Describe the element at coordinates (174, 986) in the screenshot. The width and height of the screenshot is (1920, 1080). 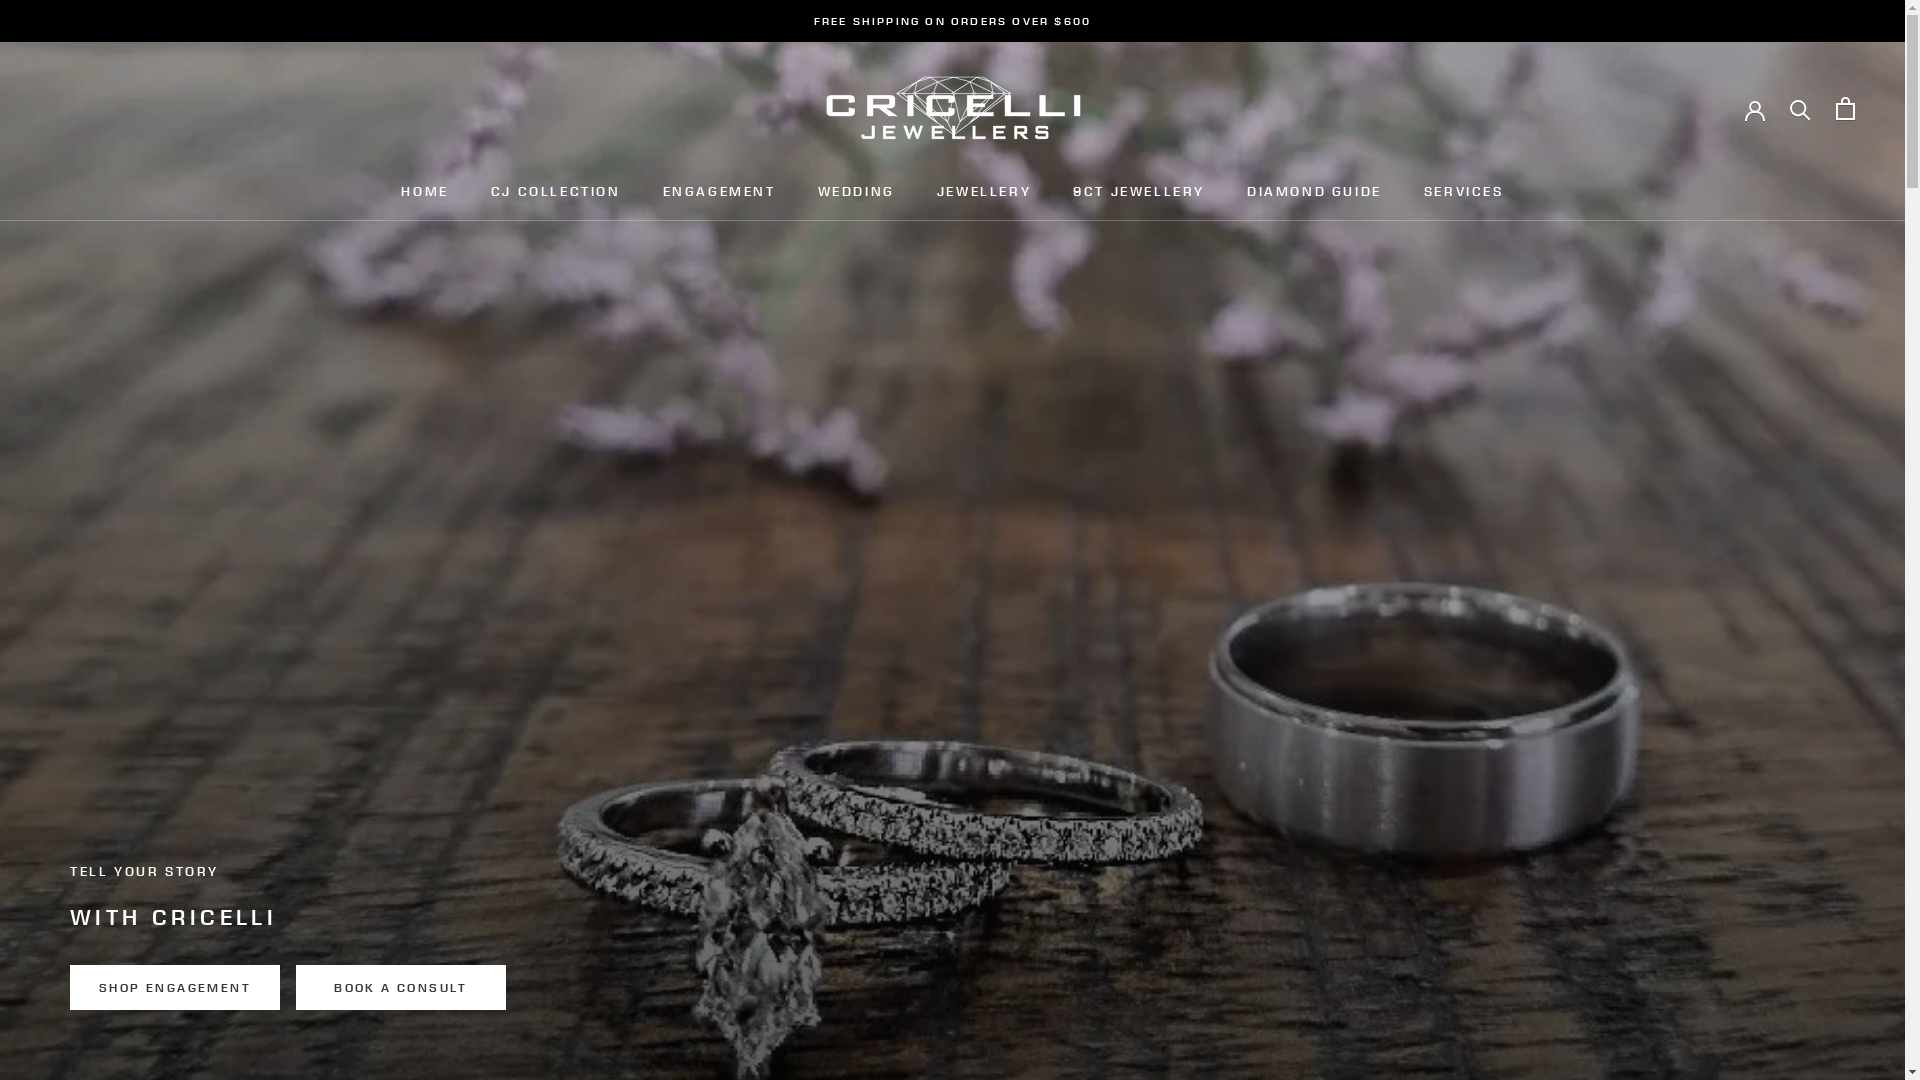
I see `'SHOP ENGAGEMENT'` at that location.